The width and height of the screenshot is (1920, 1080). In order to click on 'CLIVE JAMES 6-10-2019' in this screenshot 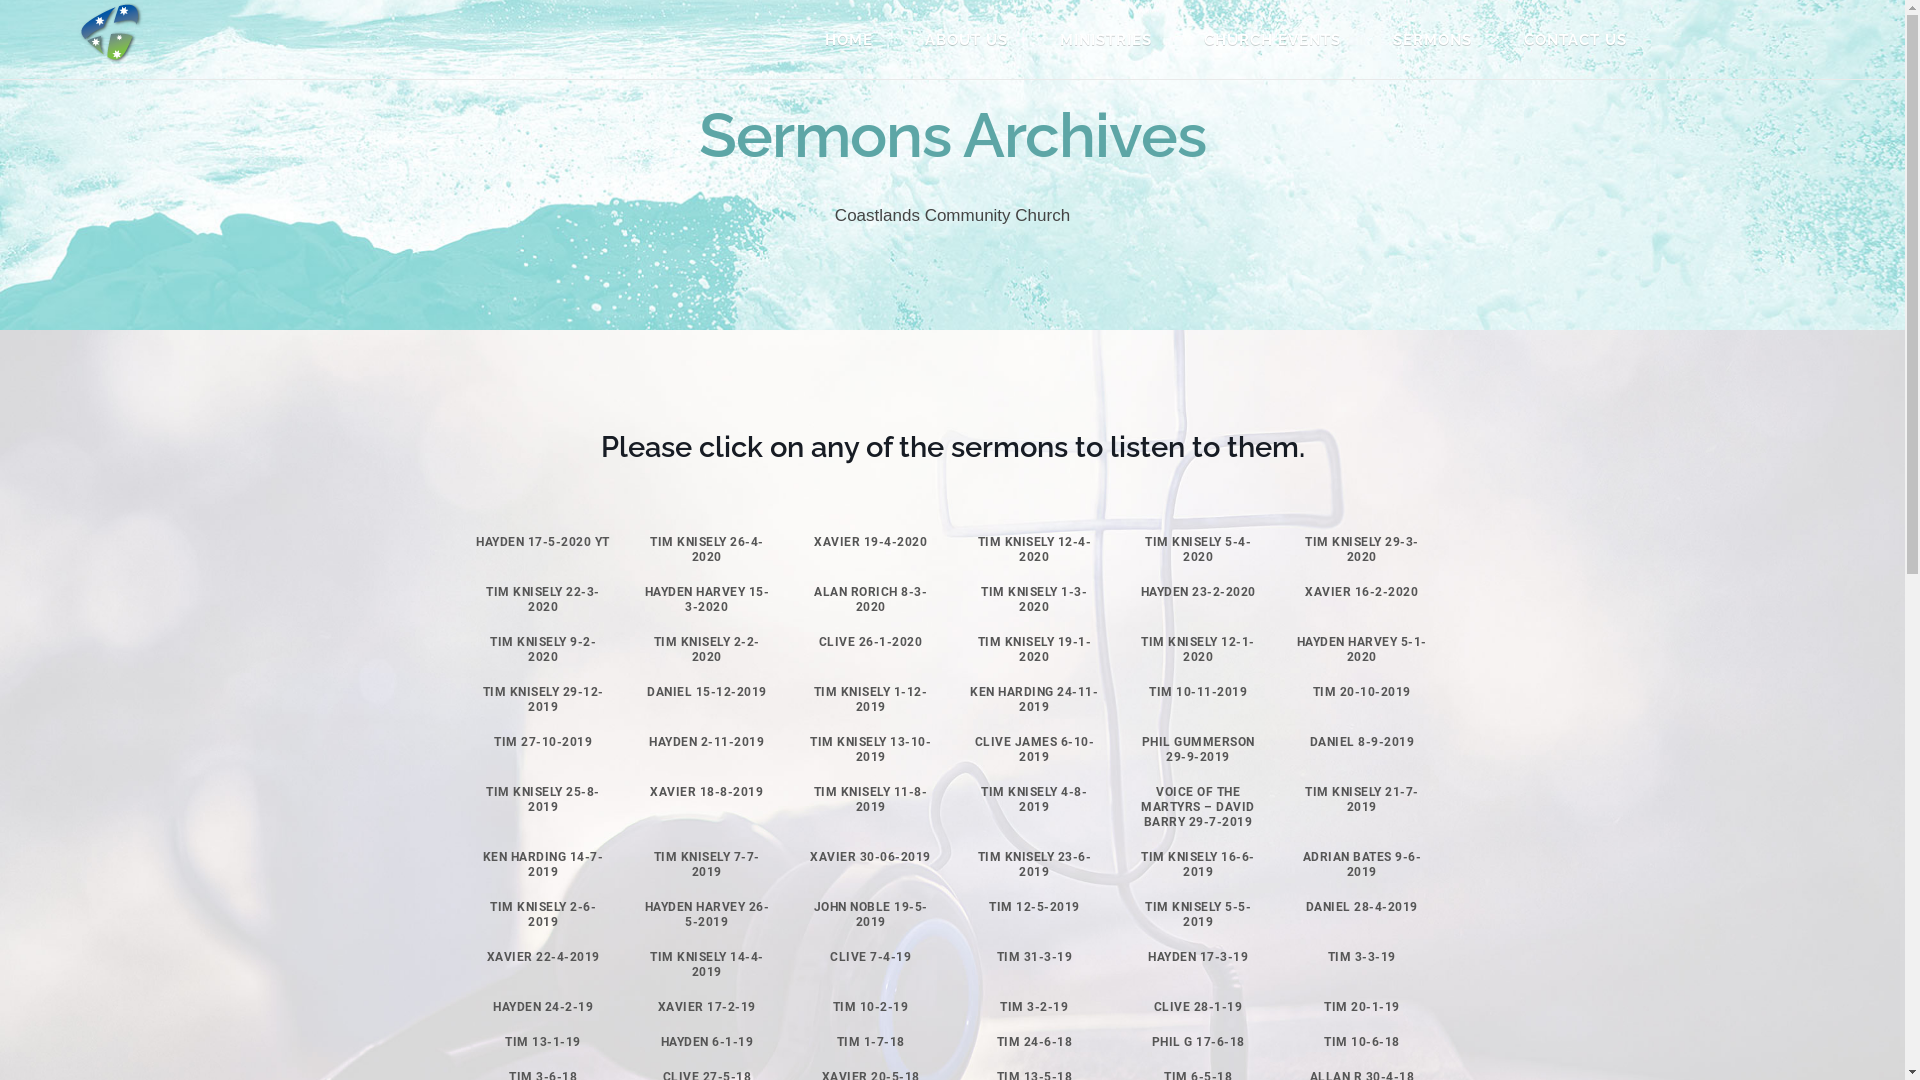, I will do `click(1035, 749)`.